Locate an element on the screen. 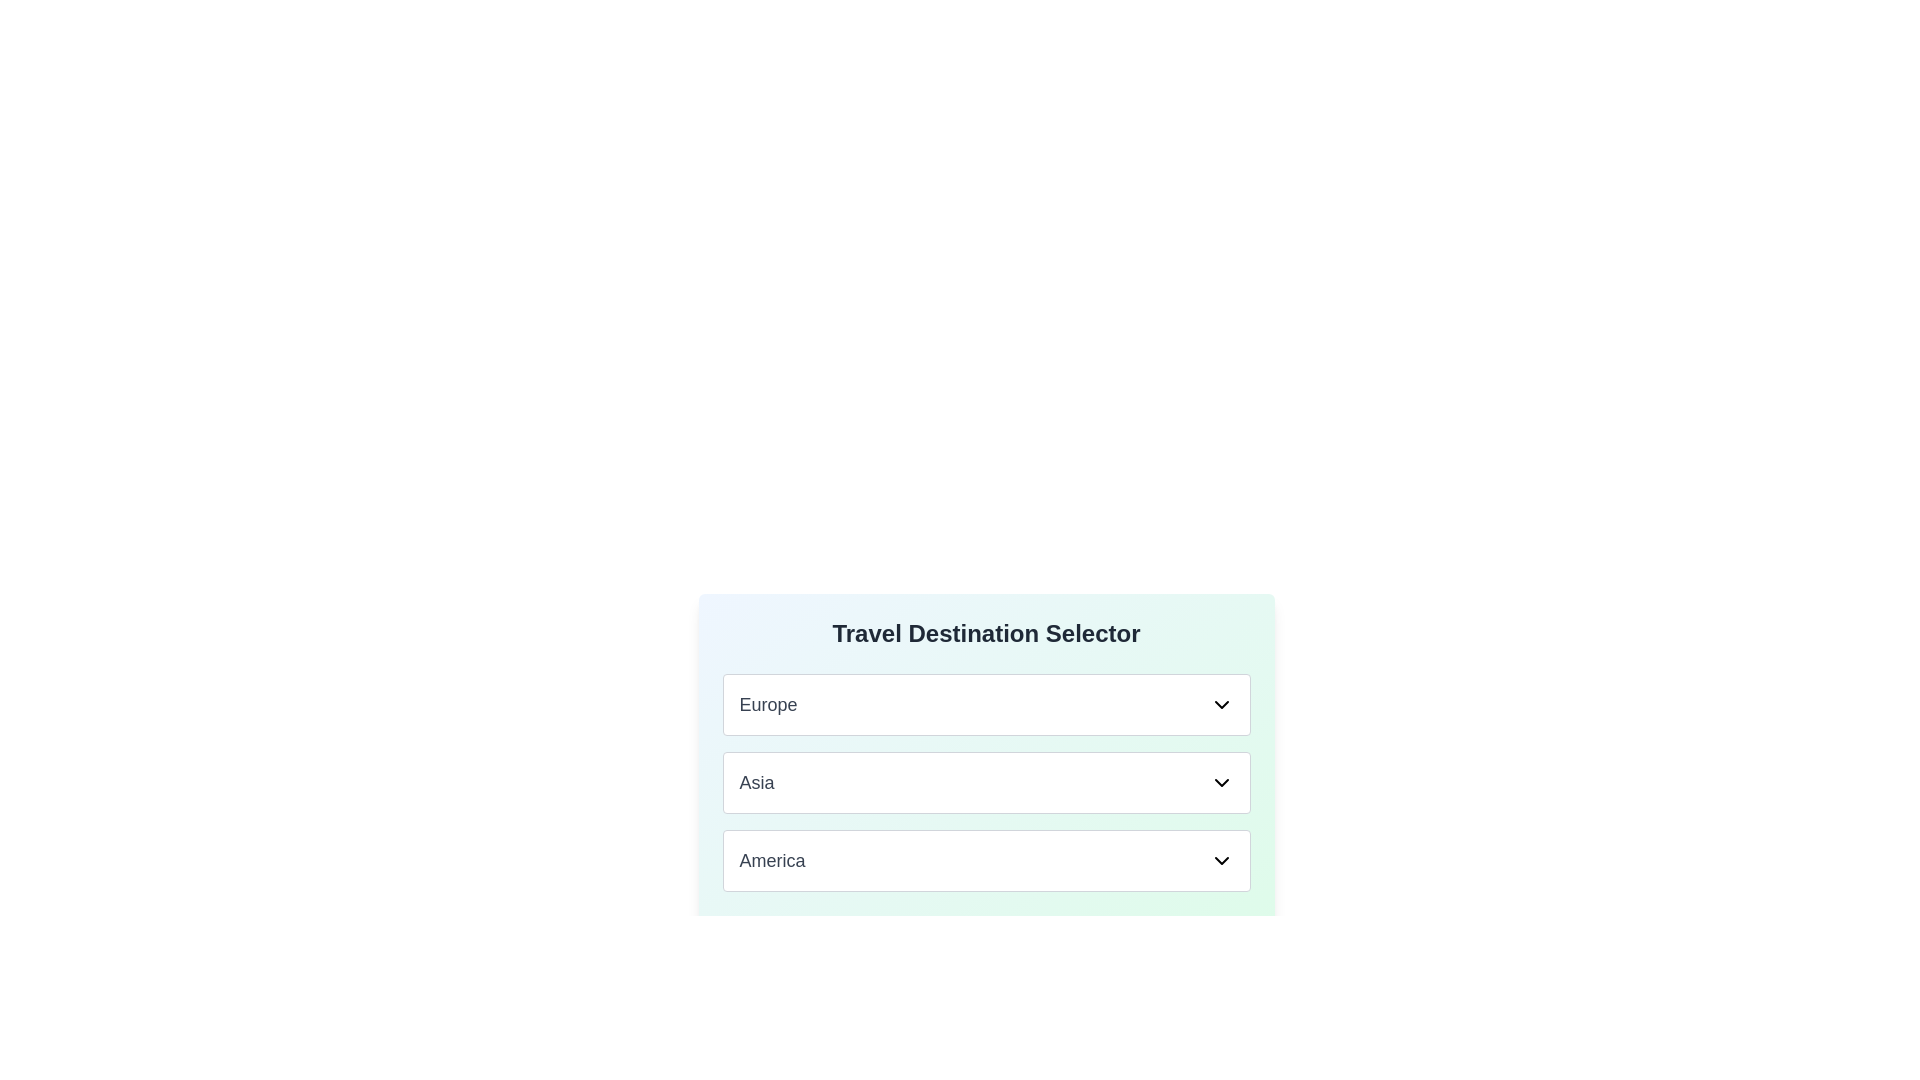  the 'Asia' dropdown menu item in the 'Travel Destination Selector' is located at coordinates (986, 782).